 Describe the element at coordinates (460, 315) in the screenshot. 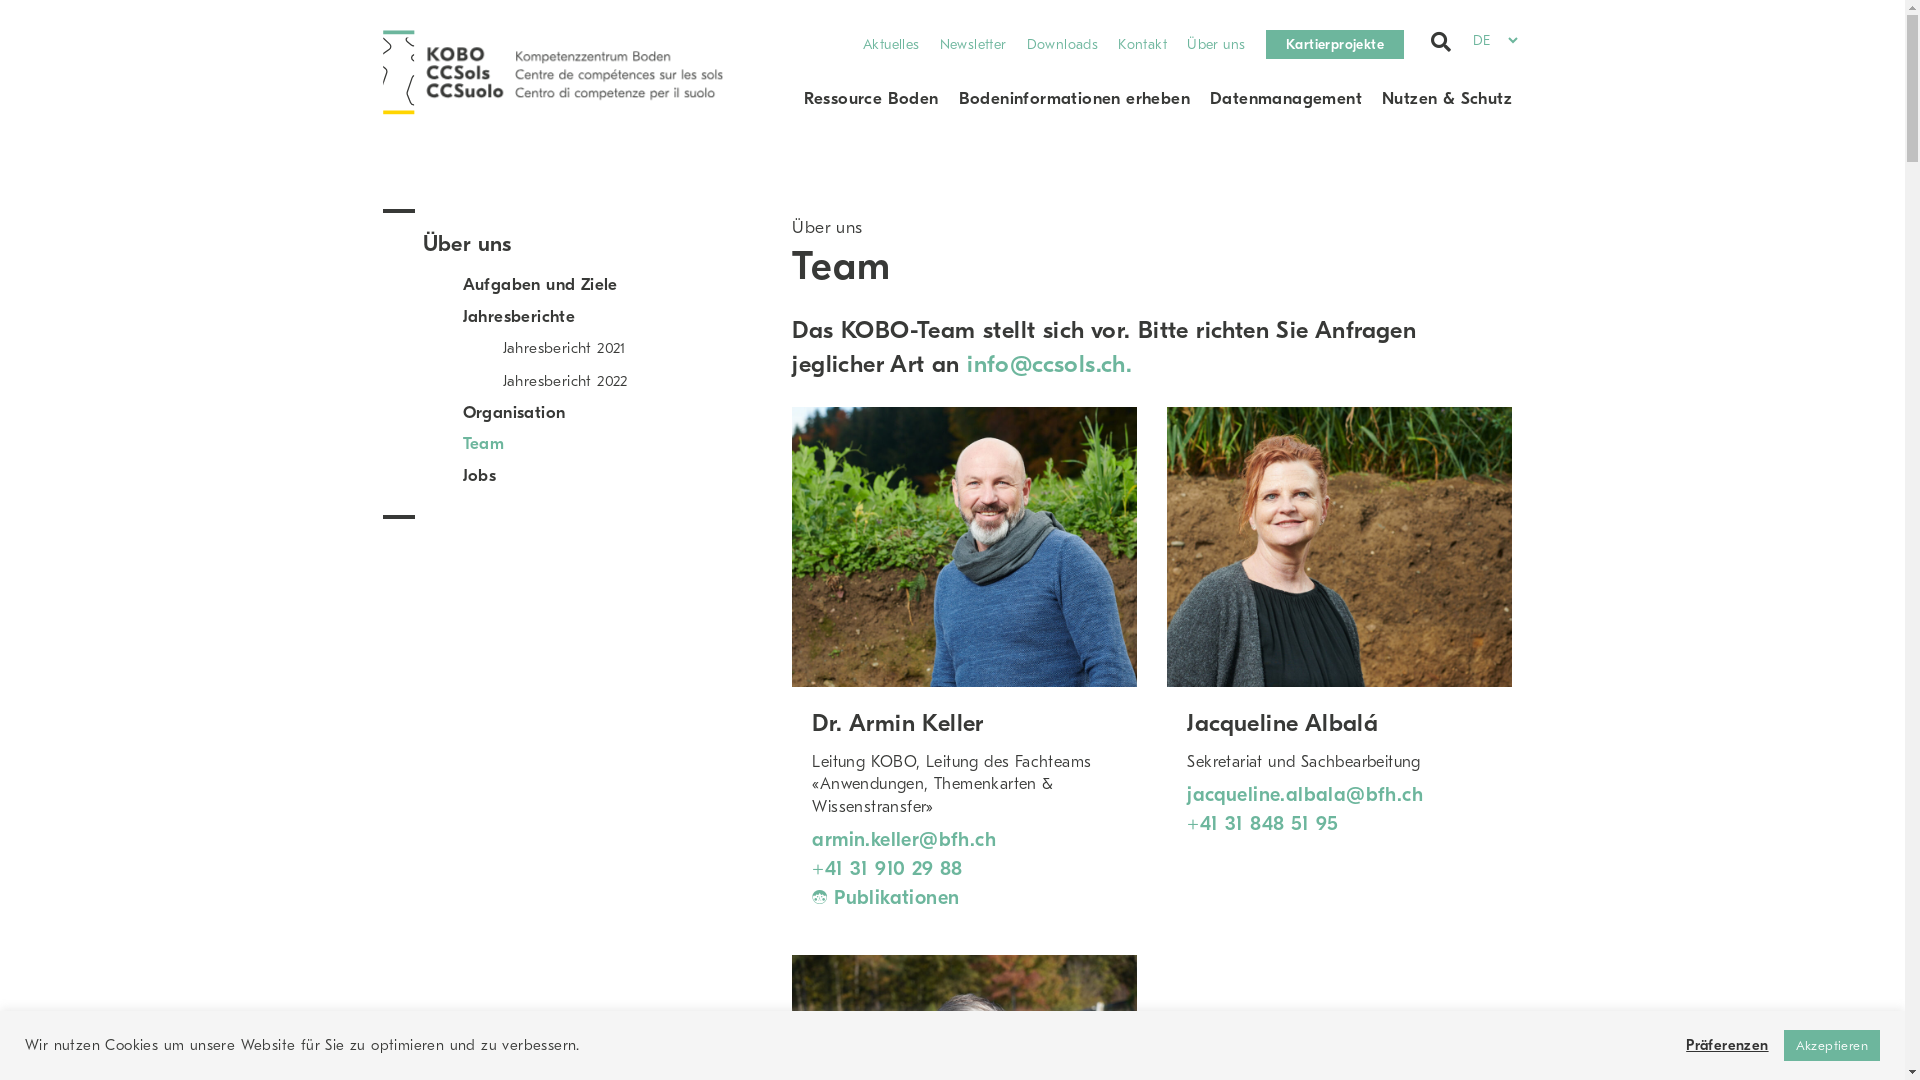

I see `'Jahresberichte'` at that location.